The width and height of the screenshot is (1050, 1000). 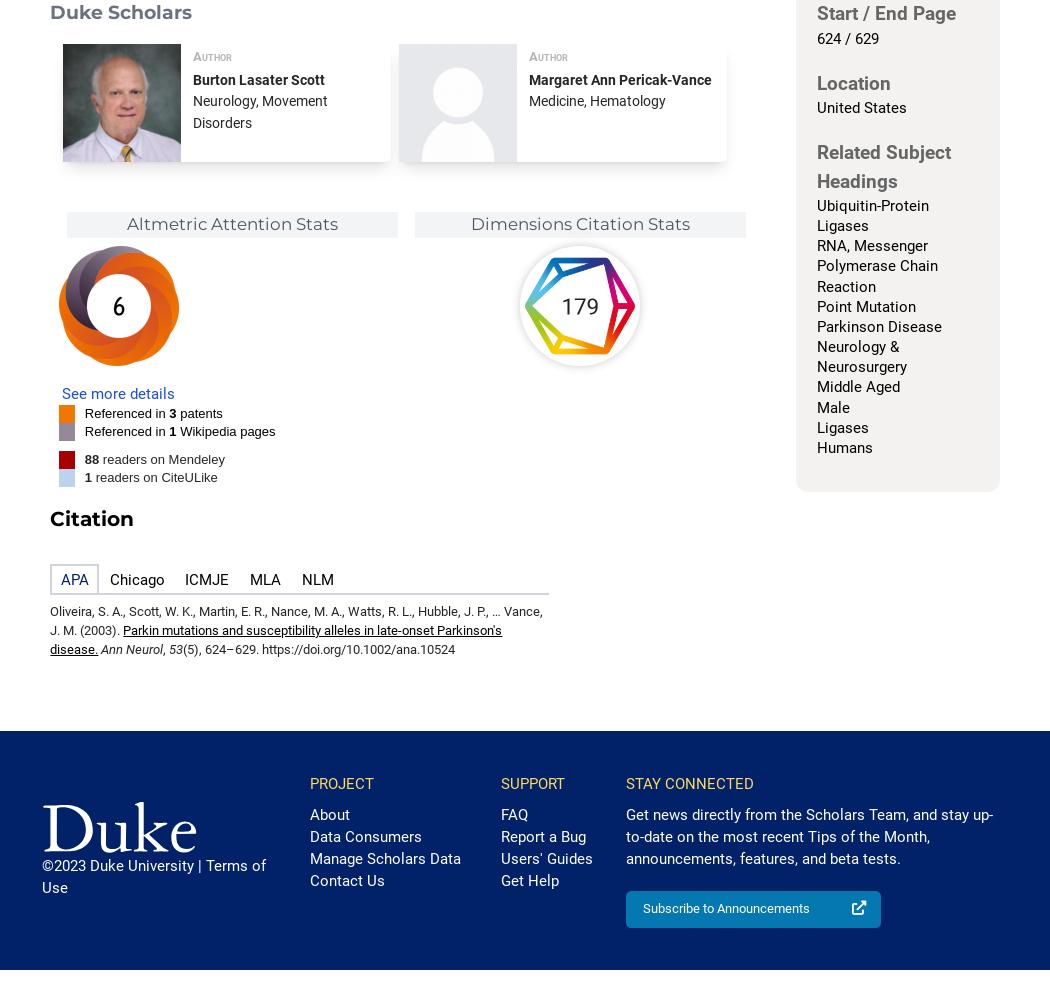 What do you see at coordinates (363, 835) in the screenshot?
I see `'Data Consumers'` at bounding box center [363, 835].